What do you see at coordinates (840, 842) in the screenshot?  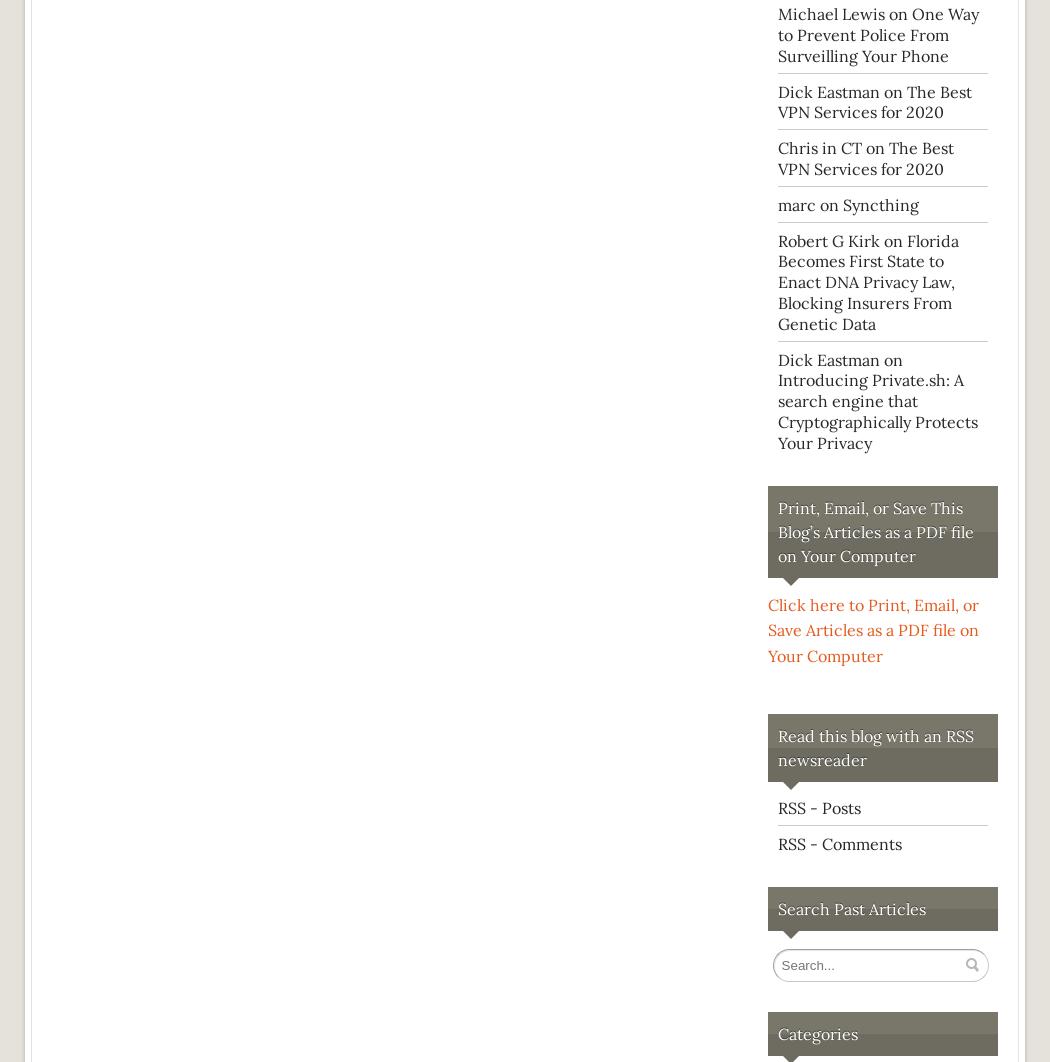 I see `'RSS - Comments'` at bounding box center [840, 842].